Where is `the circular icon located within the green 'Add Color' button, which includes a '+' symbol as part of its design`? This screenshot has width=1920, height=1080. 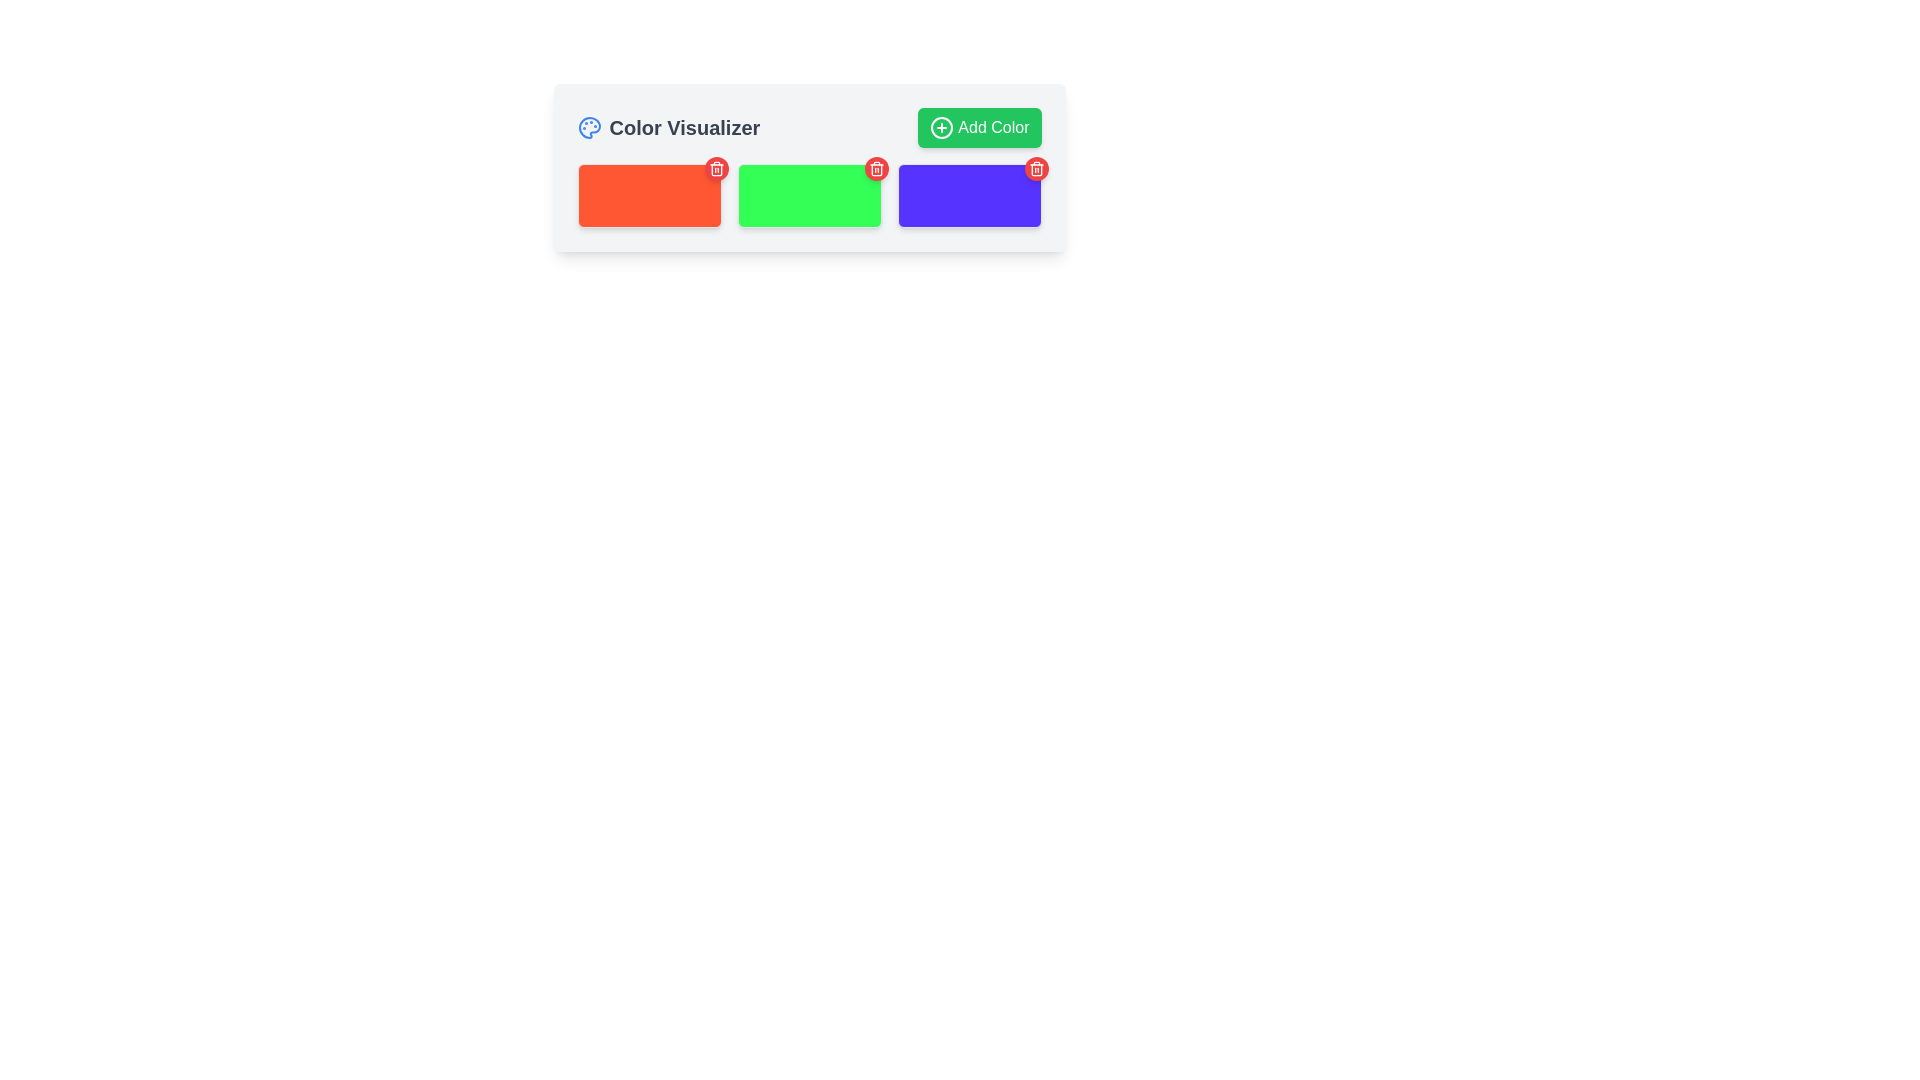 the circular icon located within the green 'Add Color' button, which includes a '+' symbol as part of its design is located at coordinates (941, 127).